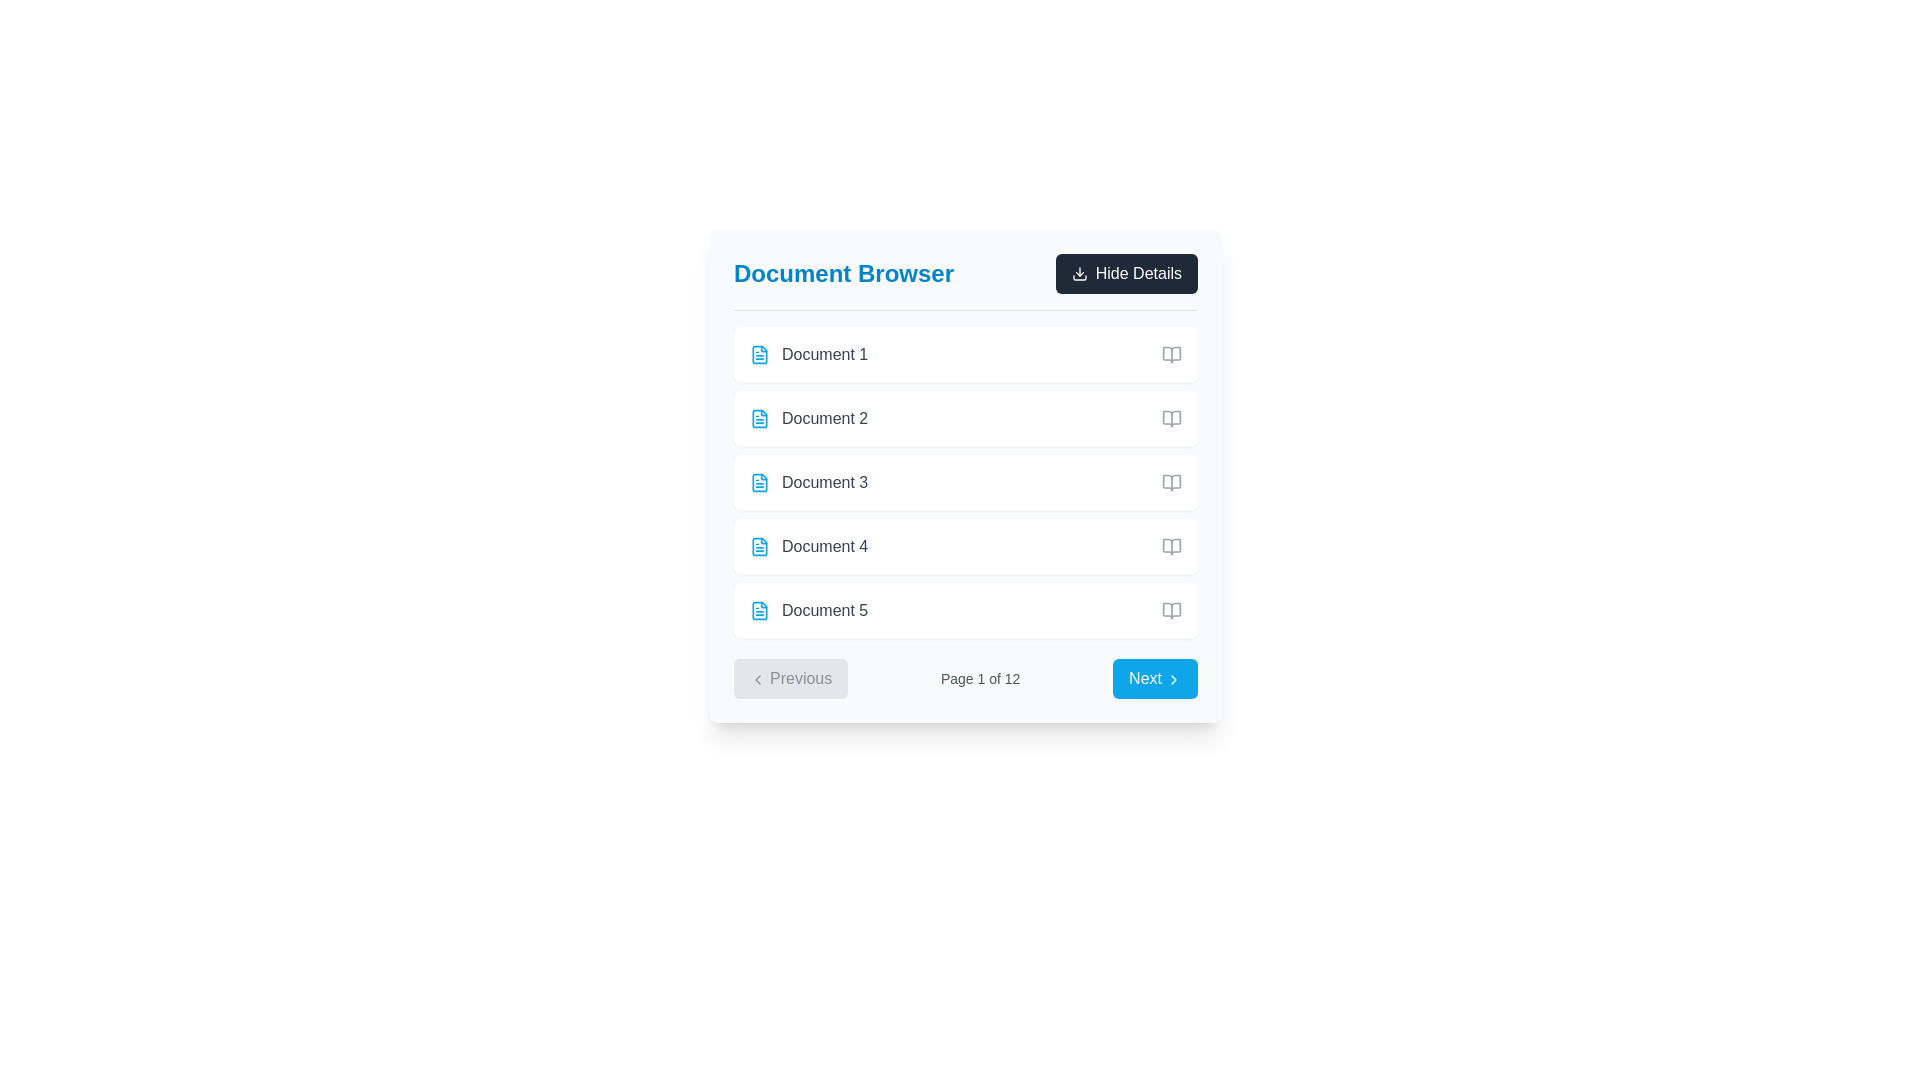 This screenshot has height=1080, width=1920. Describe the element at coordinates (1171, 482) in the screenshot. I see `the open book icon, which is styled gray and located to the right of 'Document 3'` at that location.